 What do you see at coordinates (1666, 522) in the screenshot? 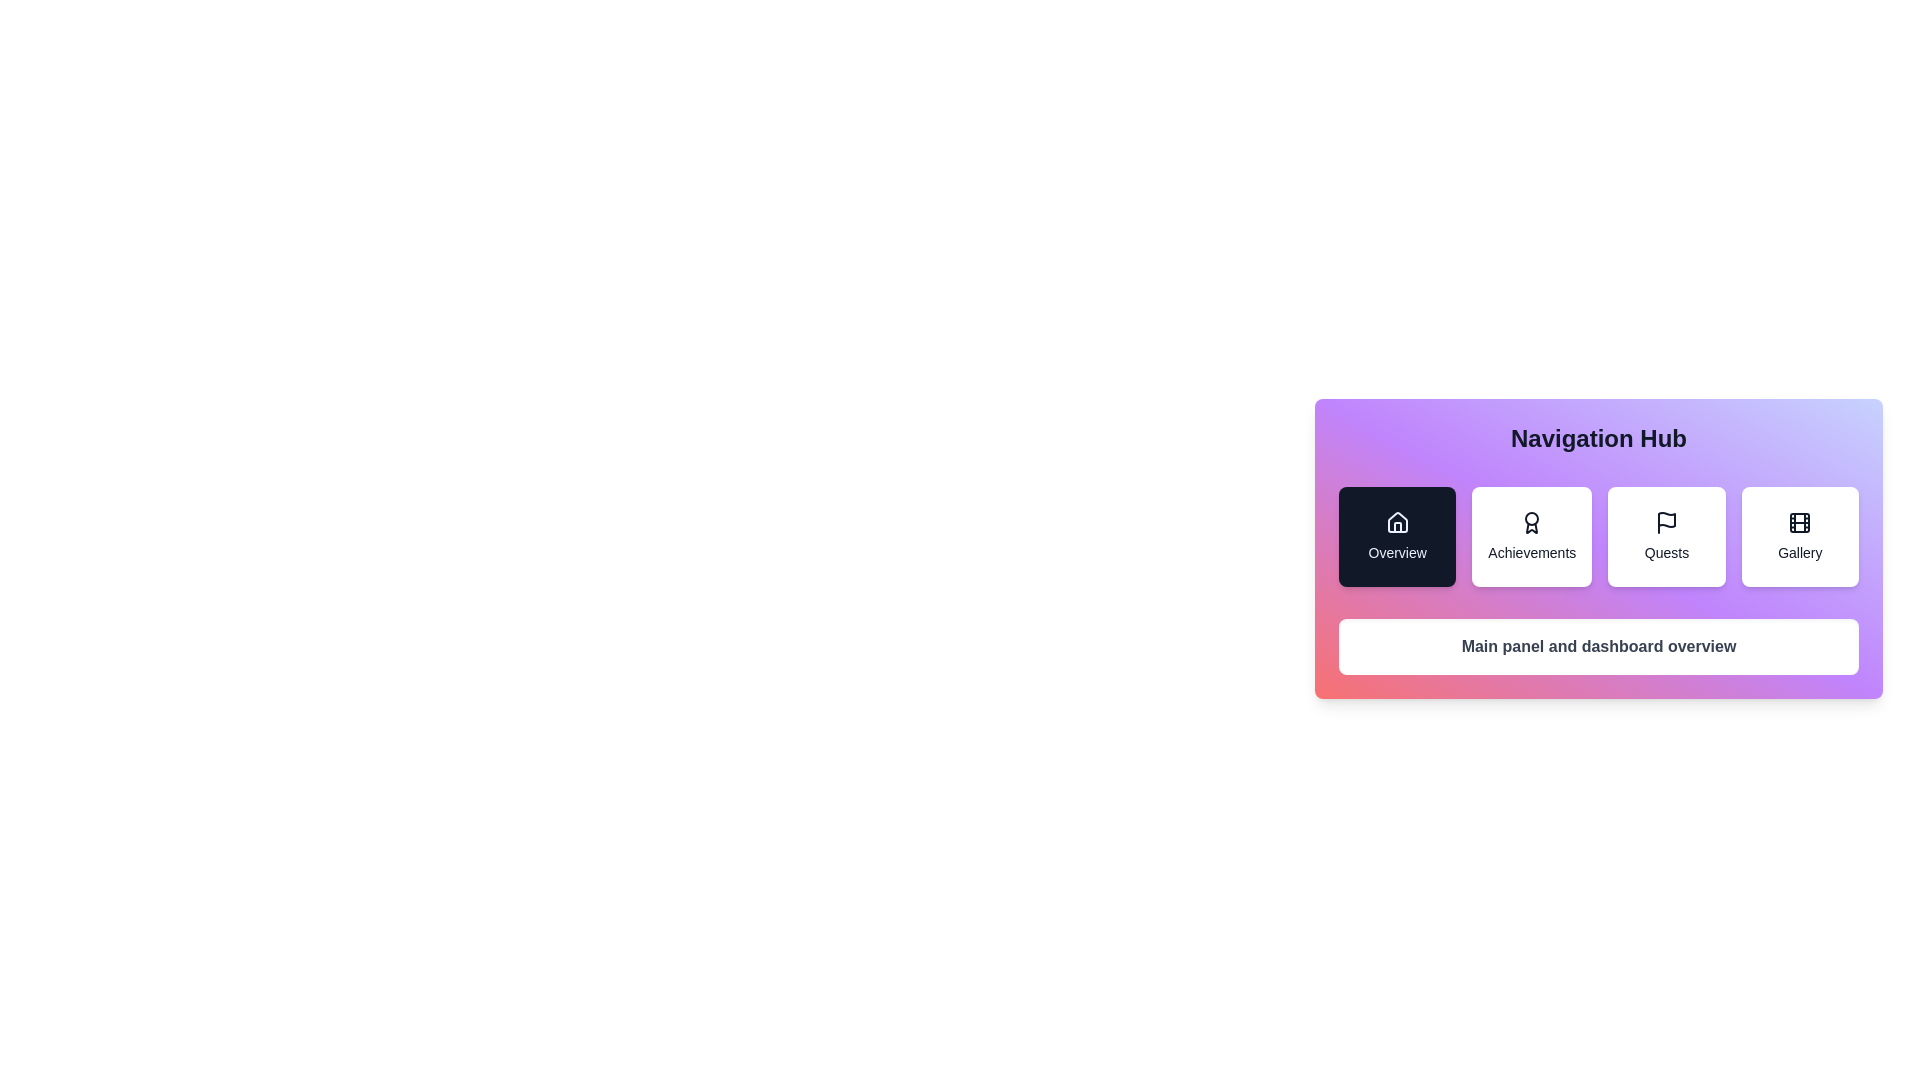
I see `the decorative icon representing 'Quests' located at the top-center of the 'Quests' card, which is the third card in a row of four cards below the 'Navigation Hub' title` at bounding box center [1666, 522].